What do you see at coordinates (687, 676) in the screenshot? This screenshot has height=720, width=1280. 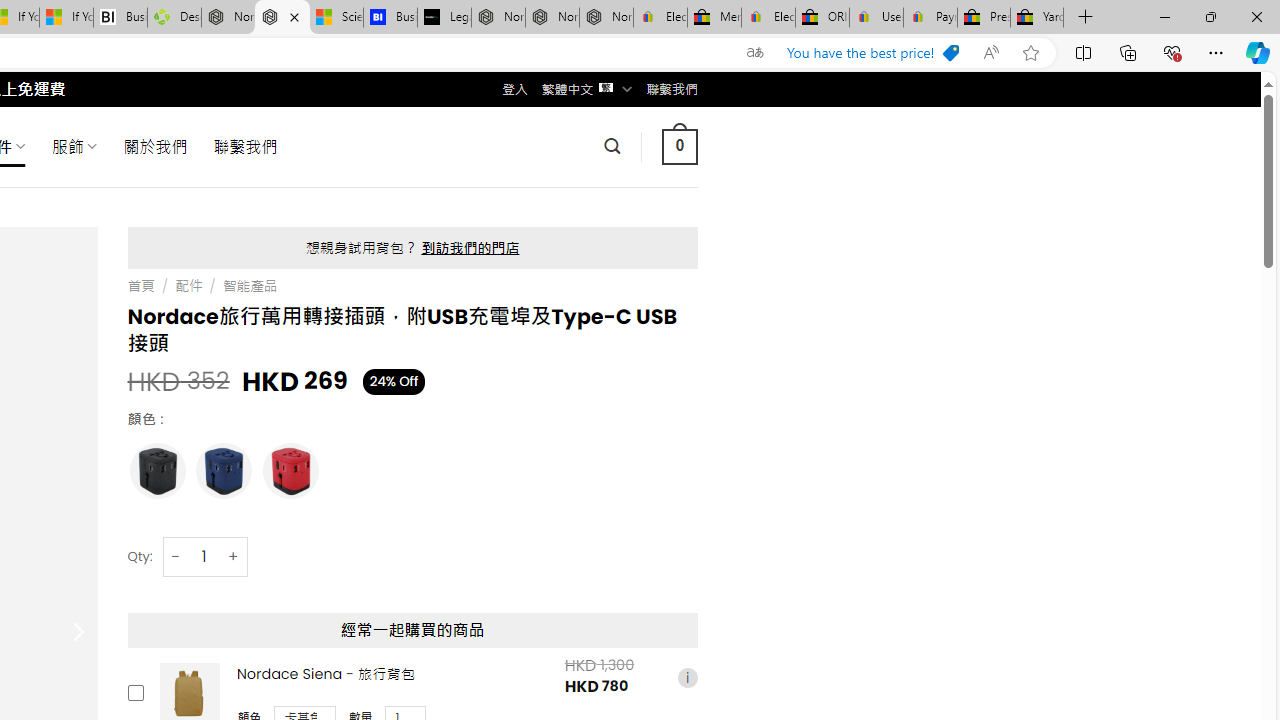 I see `'i'` at bounding box center [687, 676].